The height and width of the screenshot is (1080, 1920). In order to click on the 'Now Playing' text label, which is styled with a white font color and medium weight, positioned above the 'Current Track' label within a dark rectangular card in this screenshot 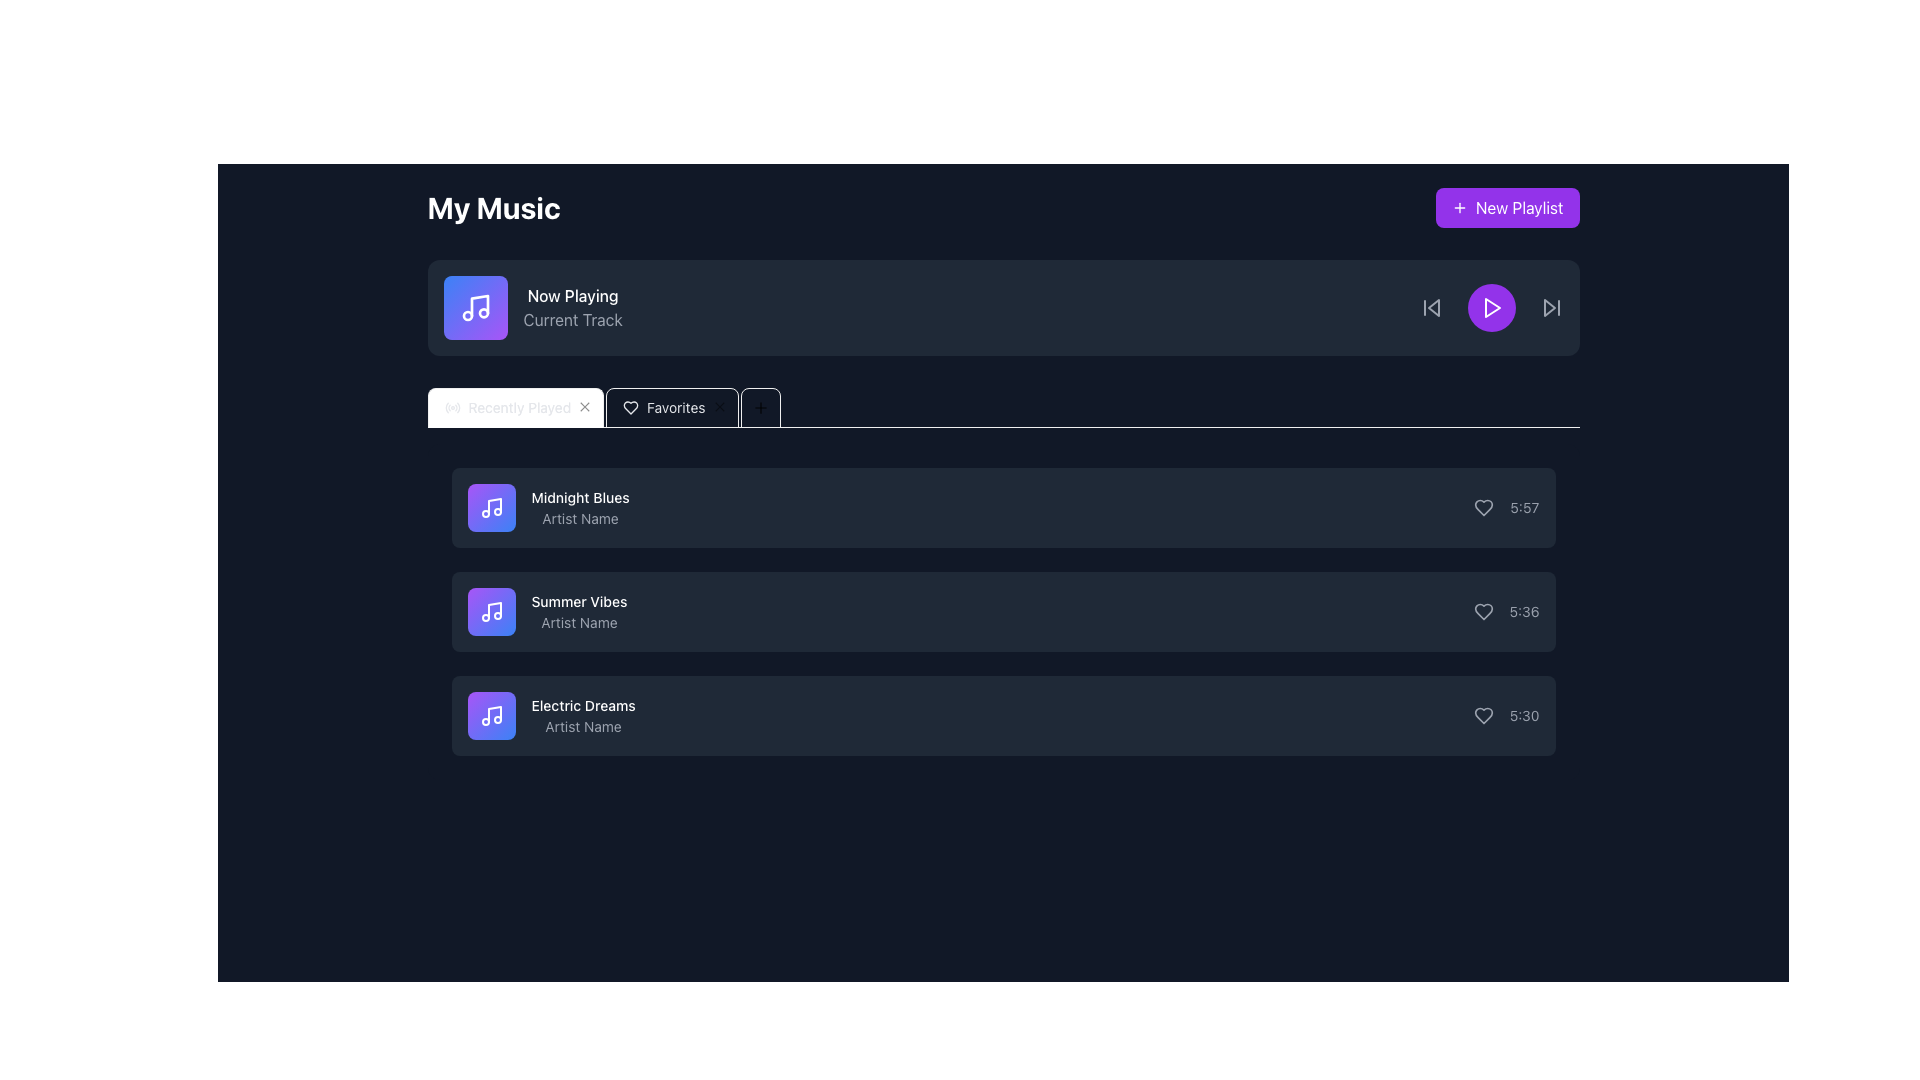, I will do `click(572, 296)`.